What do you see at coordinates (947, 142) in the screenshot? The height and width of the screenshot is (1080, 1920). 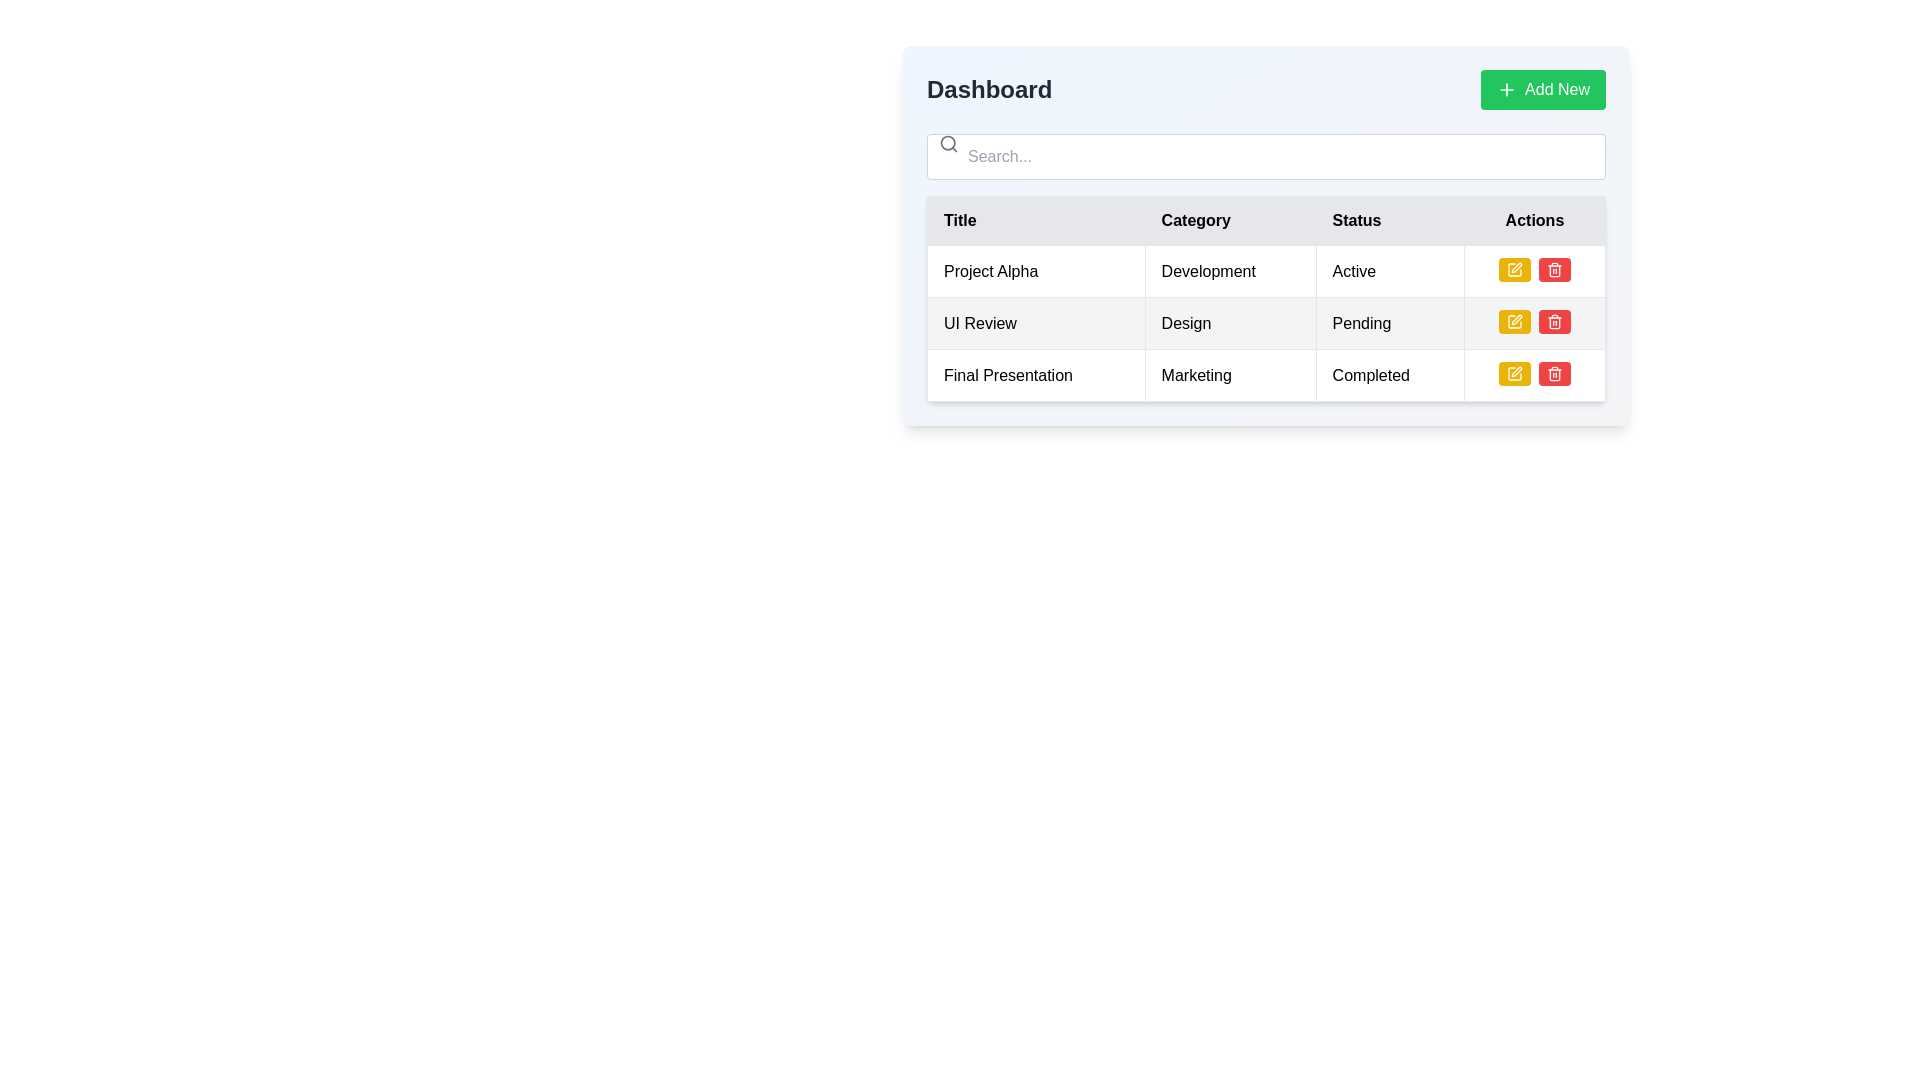 I see `the lens component of the magnifying glass icon, which is centrally located within the circular part of the icon, adjacent to the 'Search...' input field` at bounding box center [947, 142].